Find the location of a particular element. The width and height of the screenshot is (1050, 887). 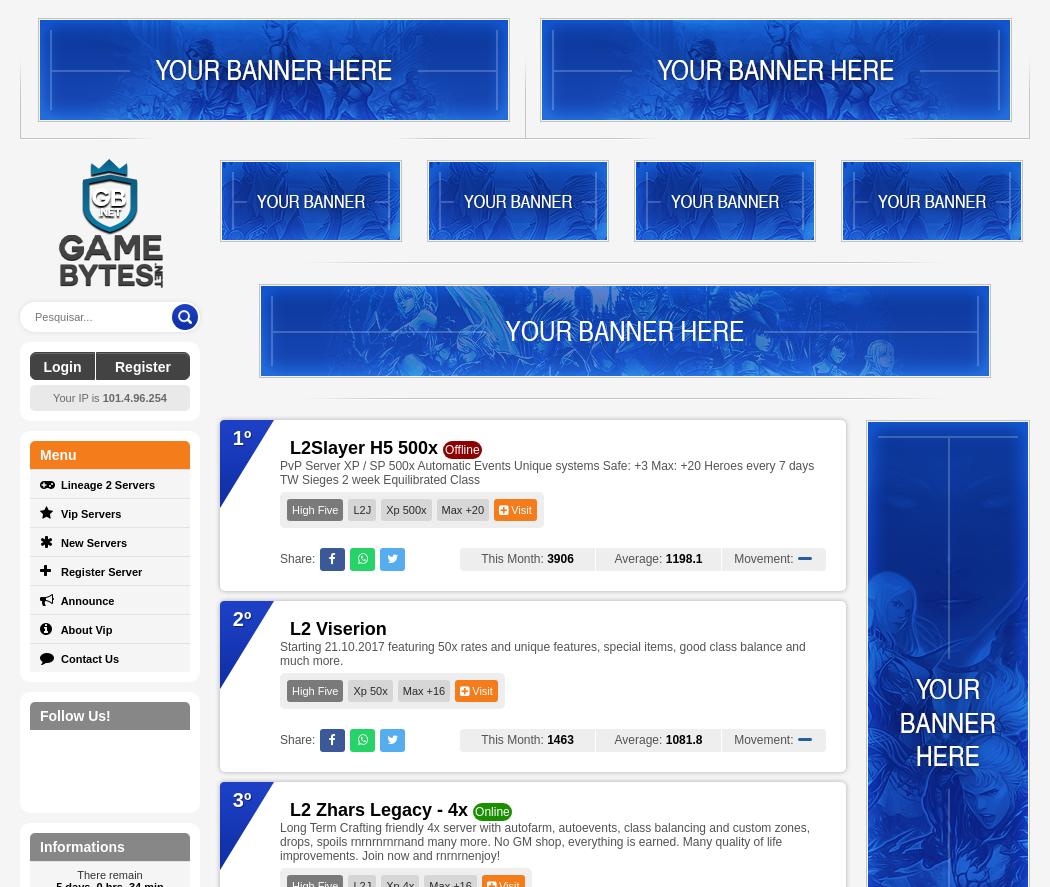

'Xp 500x' is located at coordinates (406, 510).